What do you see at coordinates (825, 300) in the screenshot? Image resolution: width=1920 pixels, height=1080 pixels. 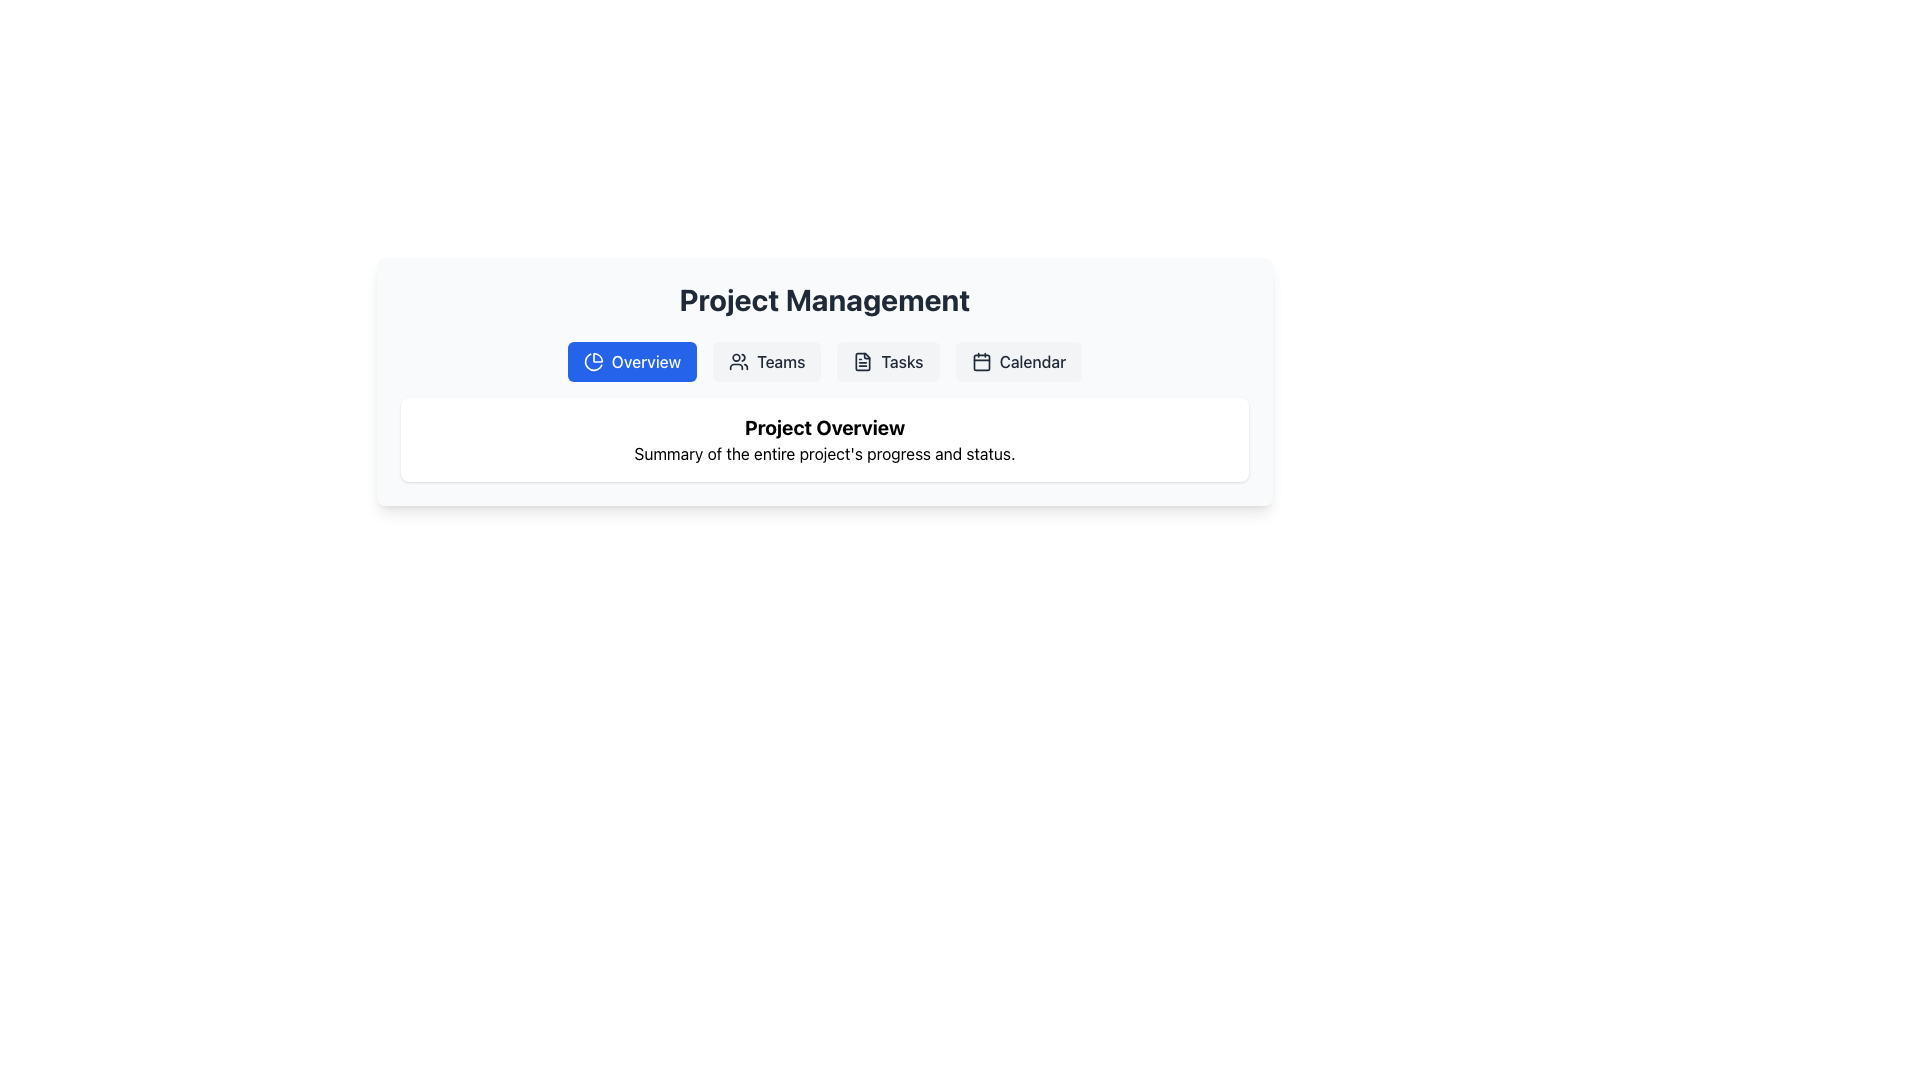 I see `the main header titled 'Project Management', which is centrally located within a gray, rounded rectangle area above the navigation buttons` at bounding box center [825, 300].